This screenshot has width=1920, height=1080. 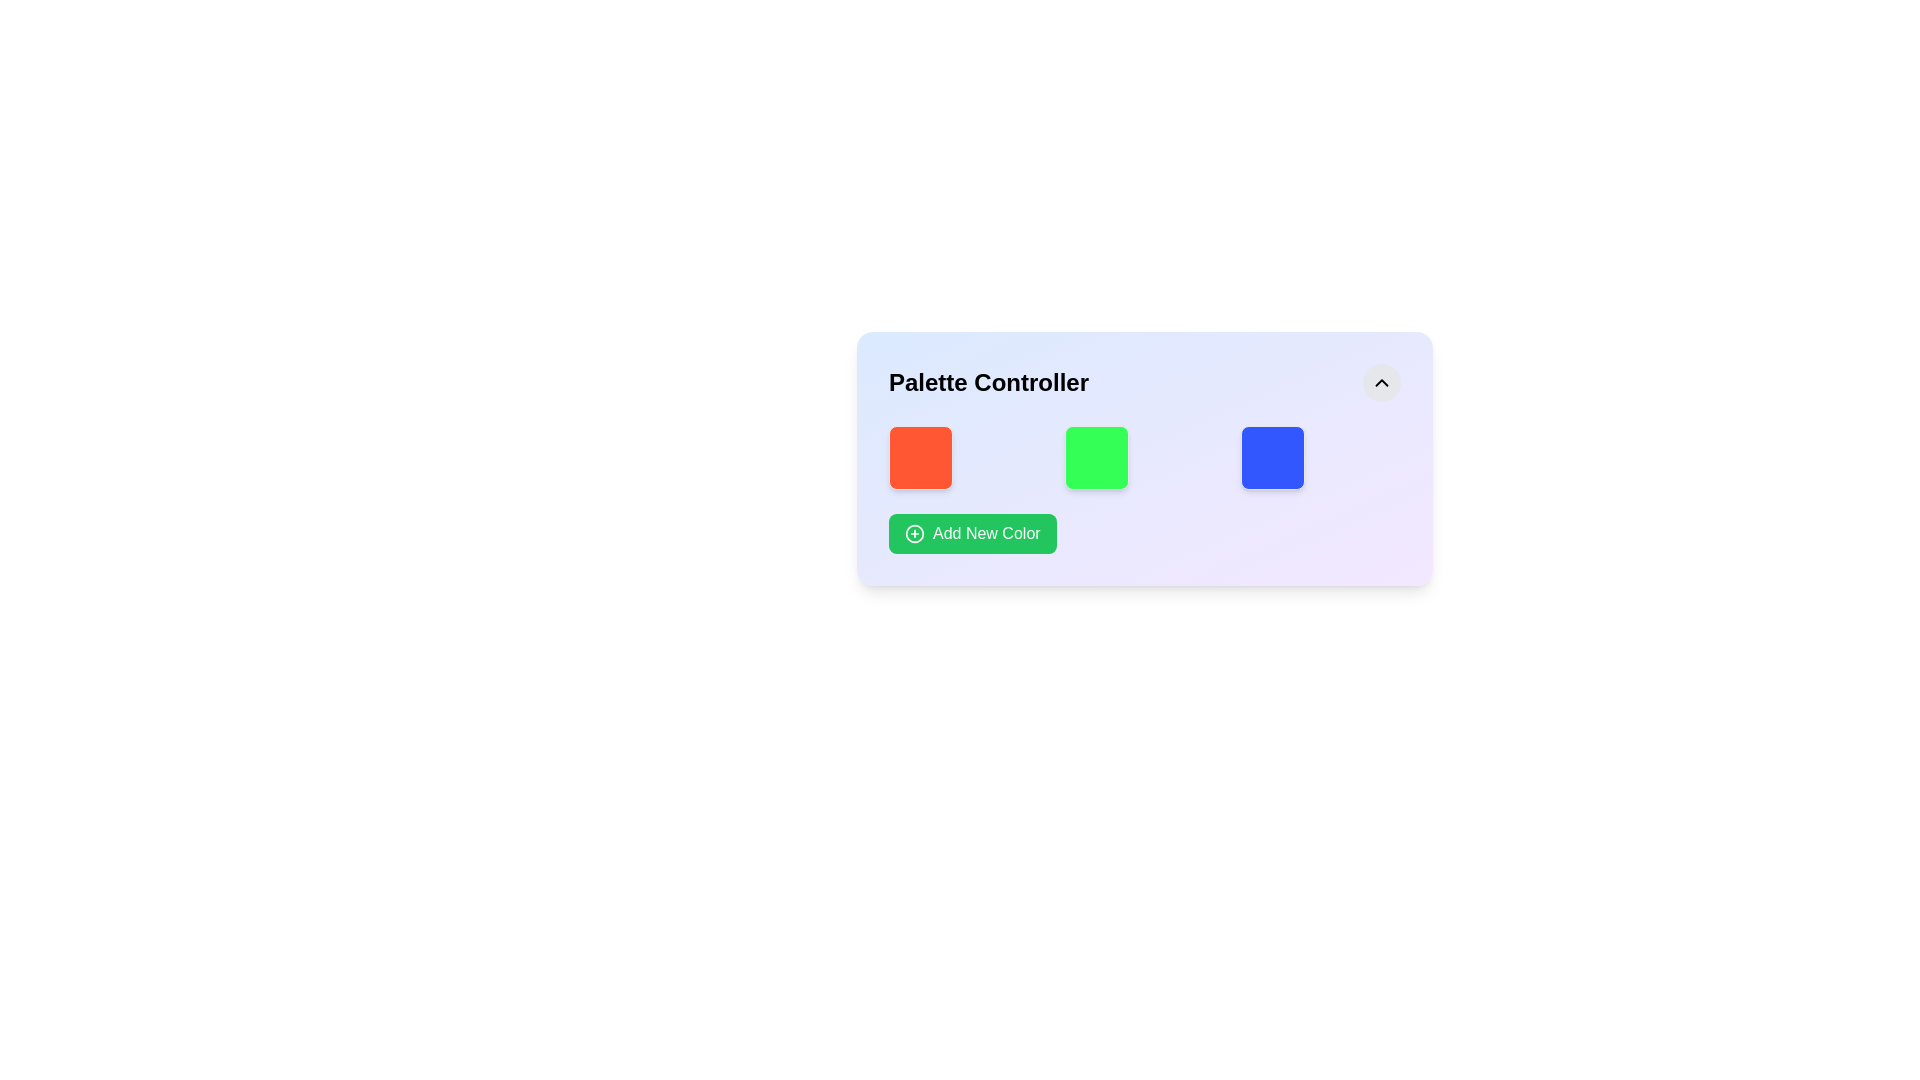 What do you see at coordinates (914, 532) in the screenshot?
I see `the icon on the left end of the 'Add New Color' button` at bounding box center [914, 532].